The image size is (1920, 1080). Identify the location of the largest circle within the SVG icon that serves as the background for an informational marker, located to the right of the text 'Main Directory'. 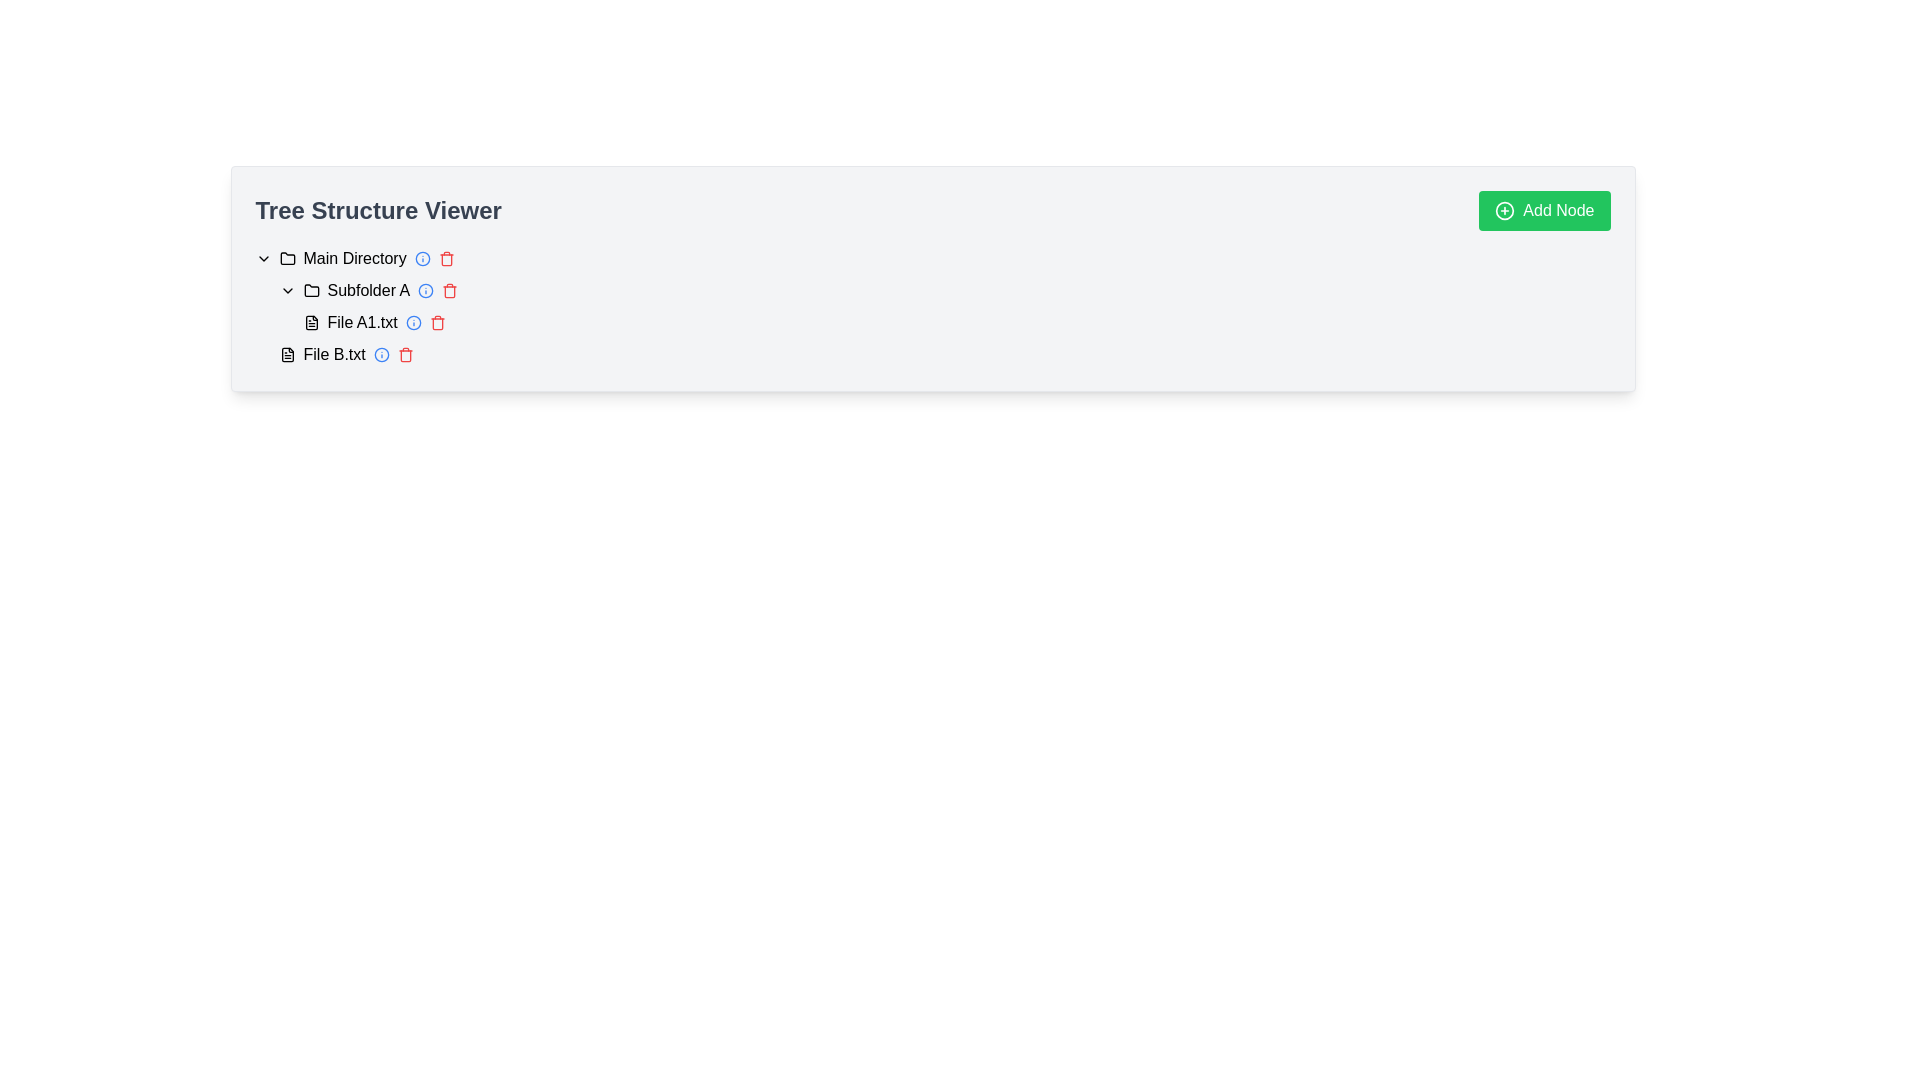
(412, 322).